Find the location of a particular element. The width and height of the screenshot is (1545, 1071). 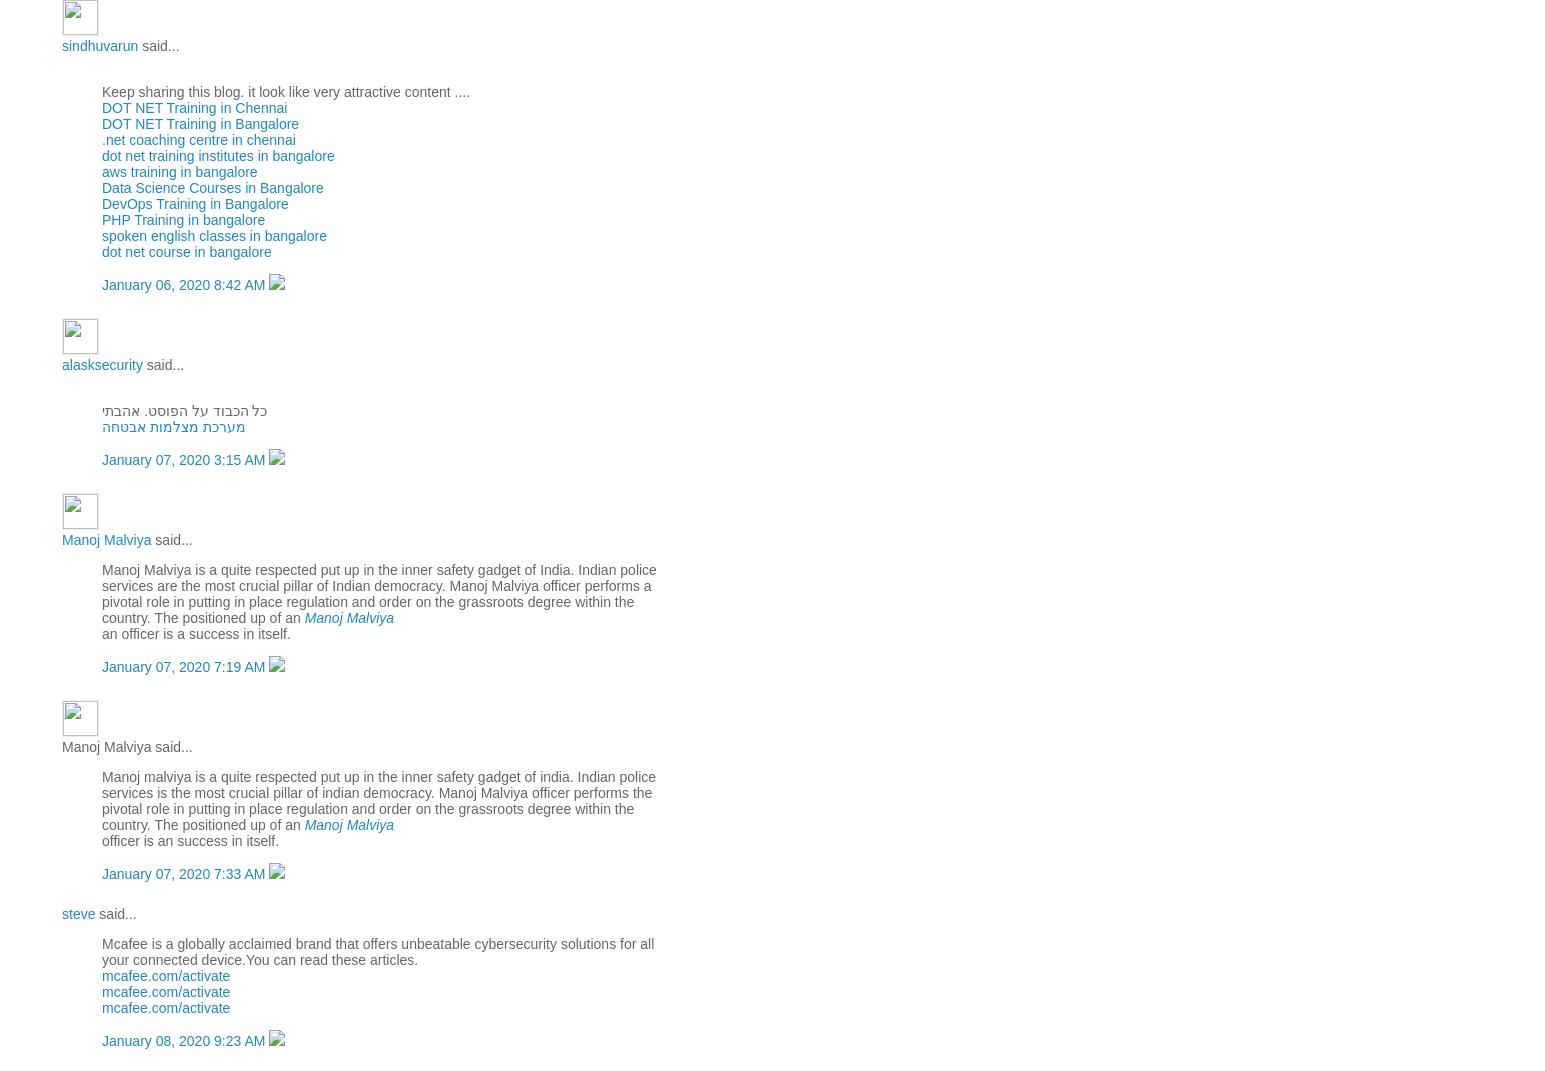

'January 07, 2020 3:15 AM' is located at coordinates (185, 459).